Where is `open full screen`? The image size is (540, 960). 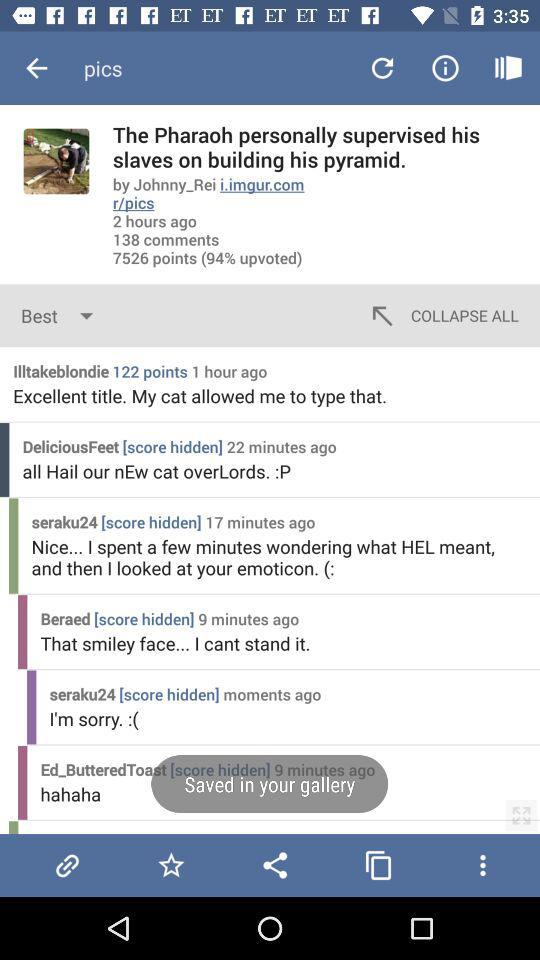 open full screen is located at coordinates (521, 815).